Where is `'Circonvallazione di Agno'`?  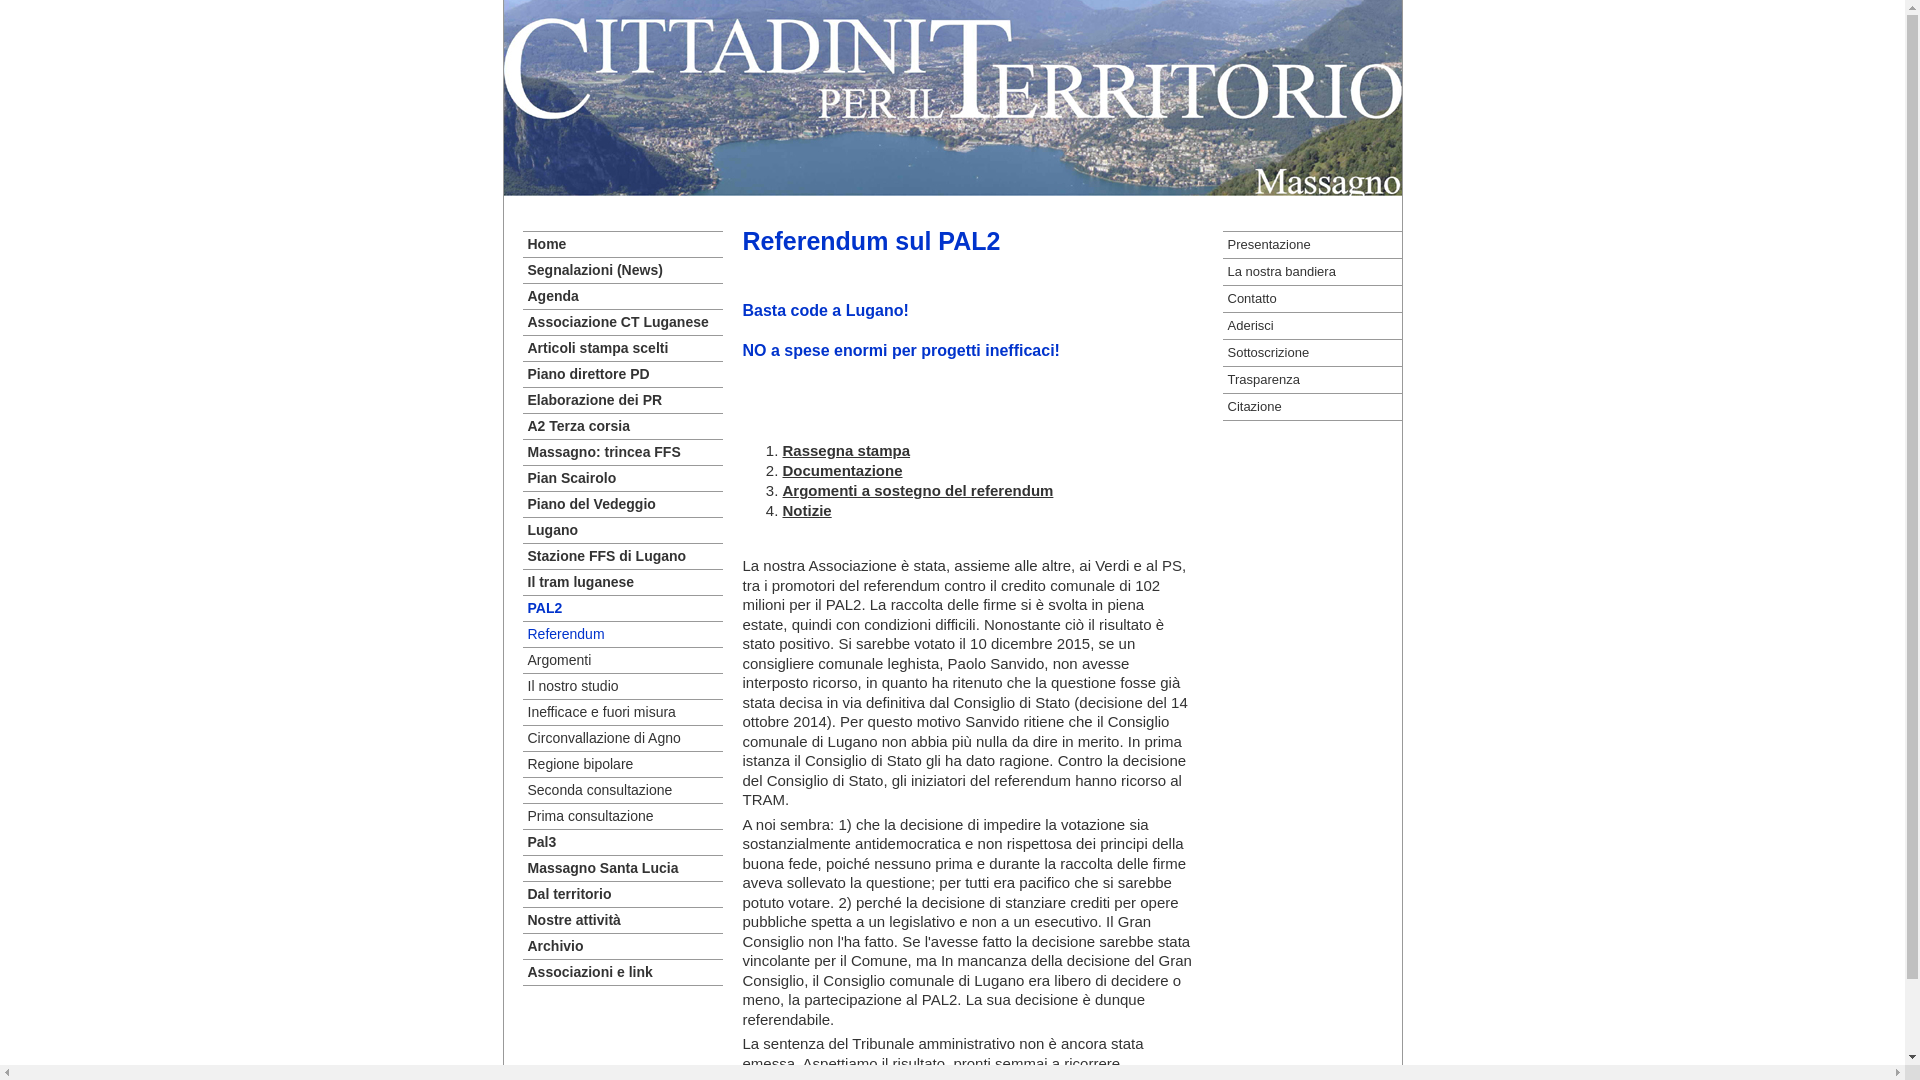
'Circonvallazione di Agno' is located at coordinates (621, 738).